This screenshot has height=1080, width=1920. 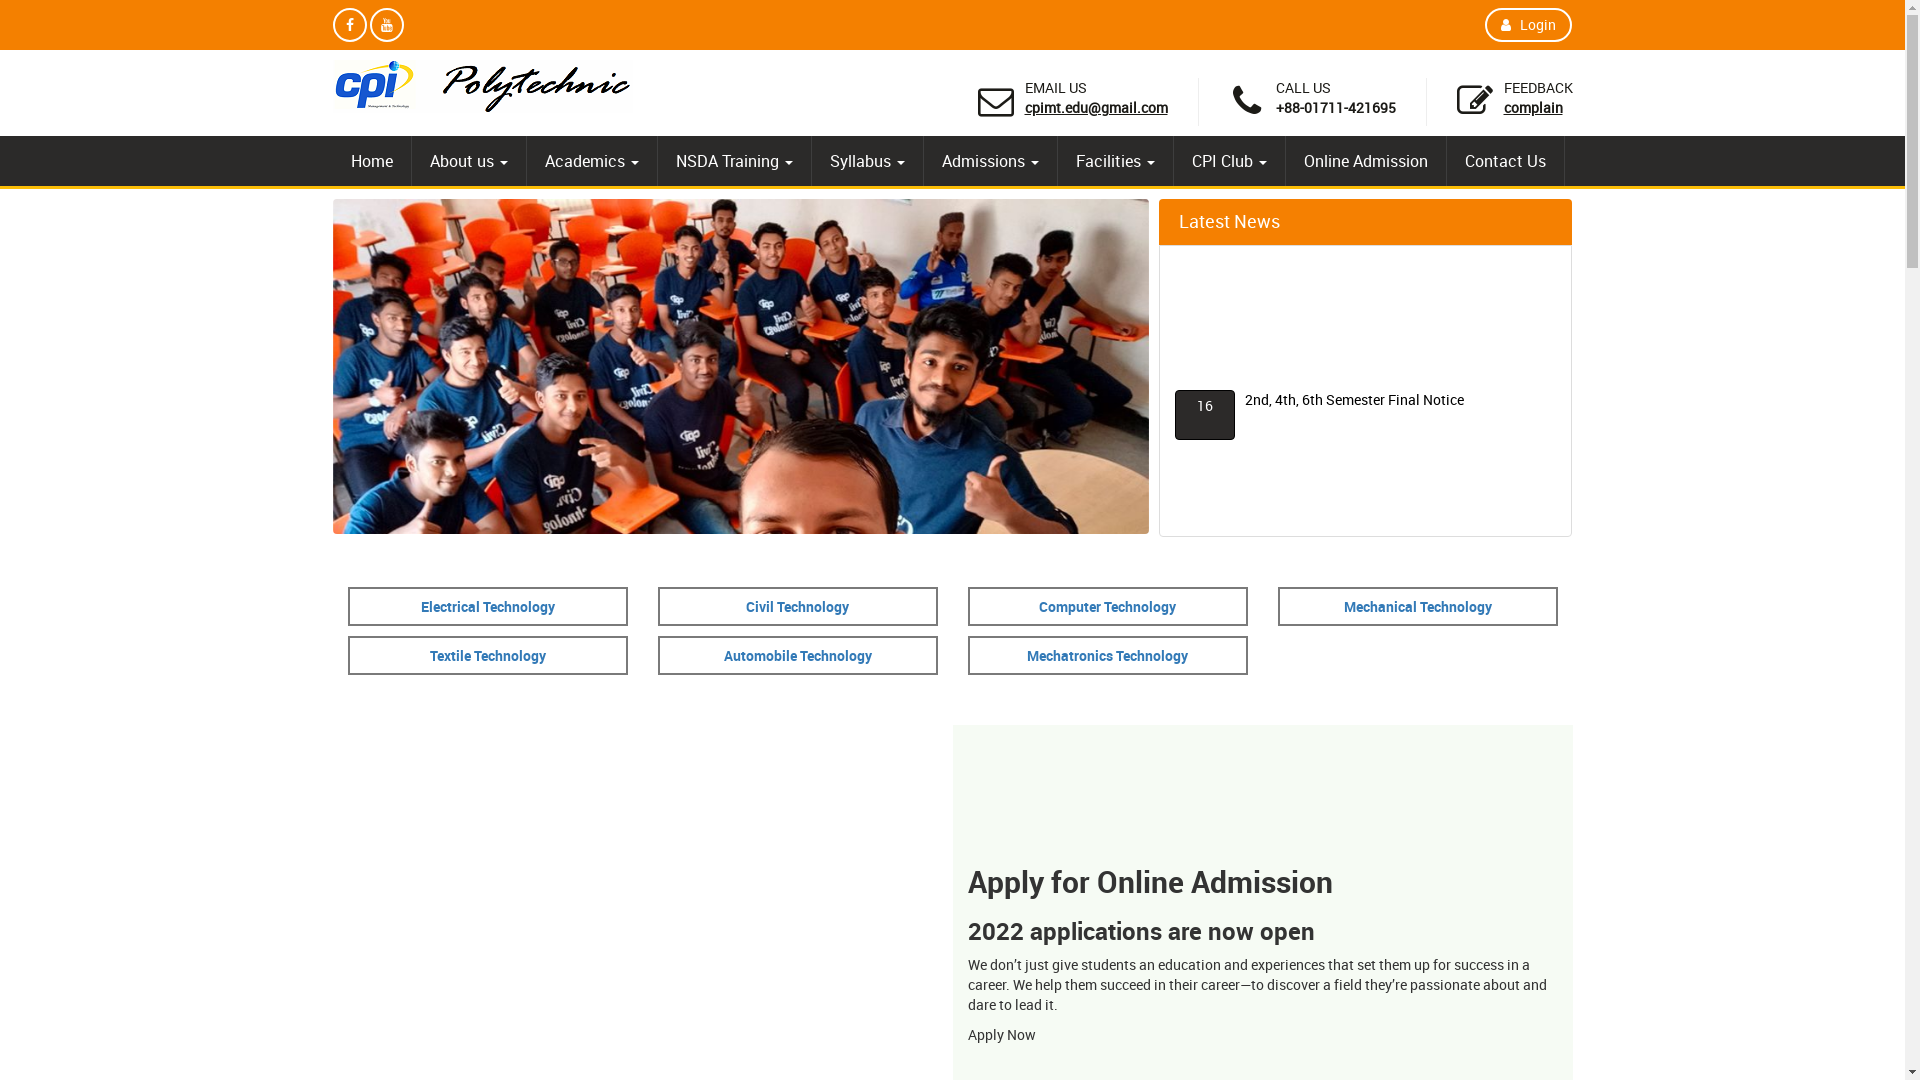 What do you see at coordinates (419, 605) in the screenshot?
I see `'Electrical Technology'` at bounding box center [419, 605].